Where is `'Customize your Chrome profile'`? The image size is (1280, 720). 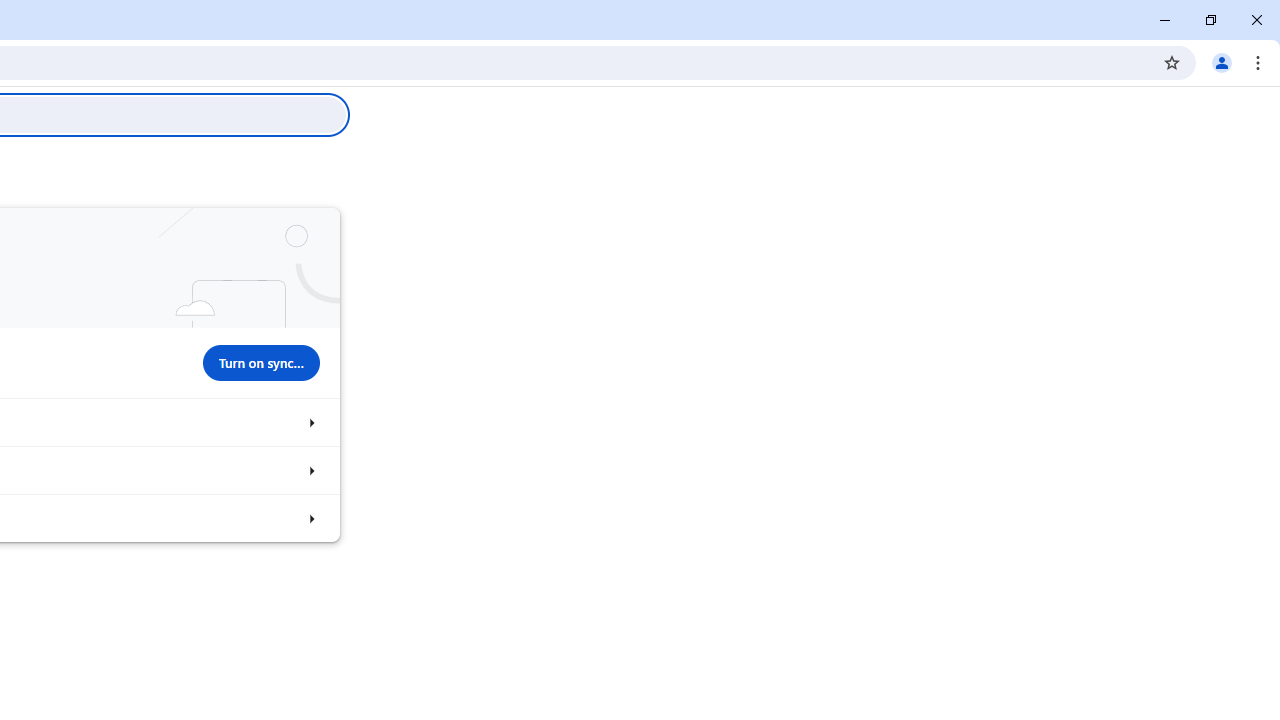
'Customize your Chrome profile' is located at coordinates (310, 470).